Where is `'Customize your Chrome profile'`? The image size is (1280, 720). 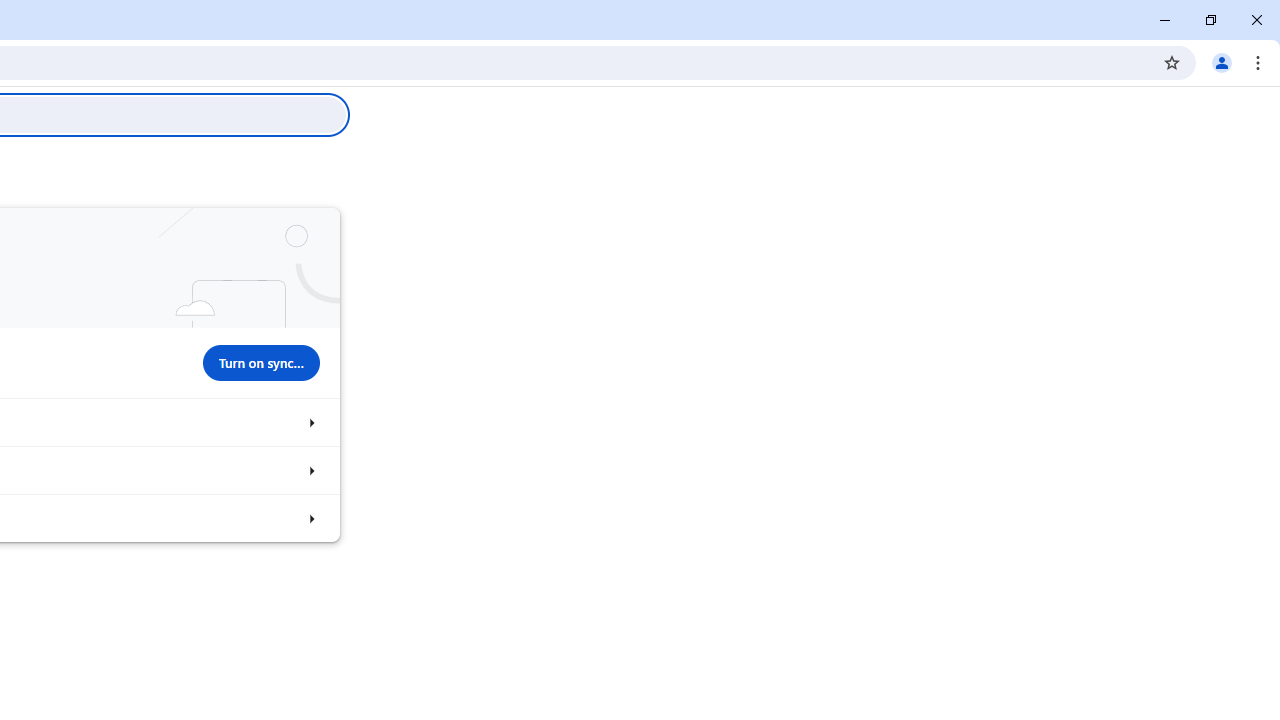
'Customize your Chrome profile' is located at coordinates (310, 470).